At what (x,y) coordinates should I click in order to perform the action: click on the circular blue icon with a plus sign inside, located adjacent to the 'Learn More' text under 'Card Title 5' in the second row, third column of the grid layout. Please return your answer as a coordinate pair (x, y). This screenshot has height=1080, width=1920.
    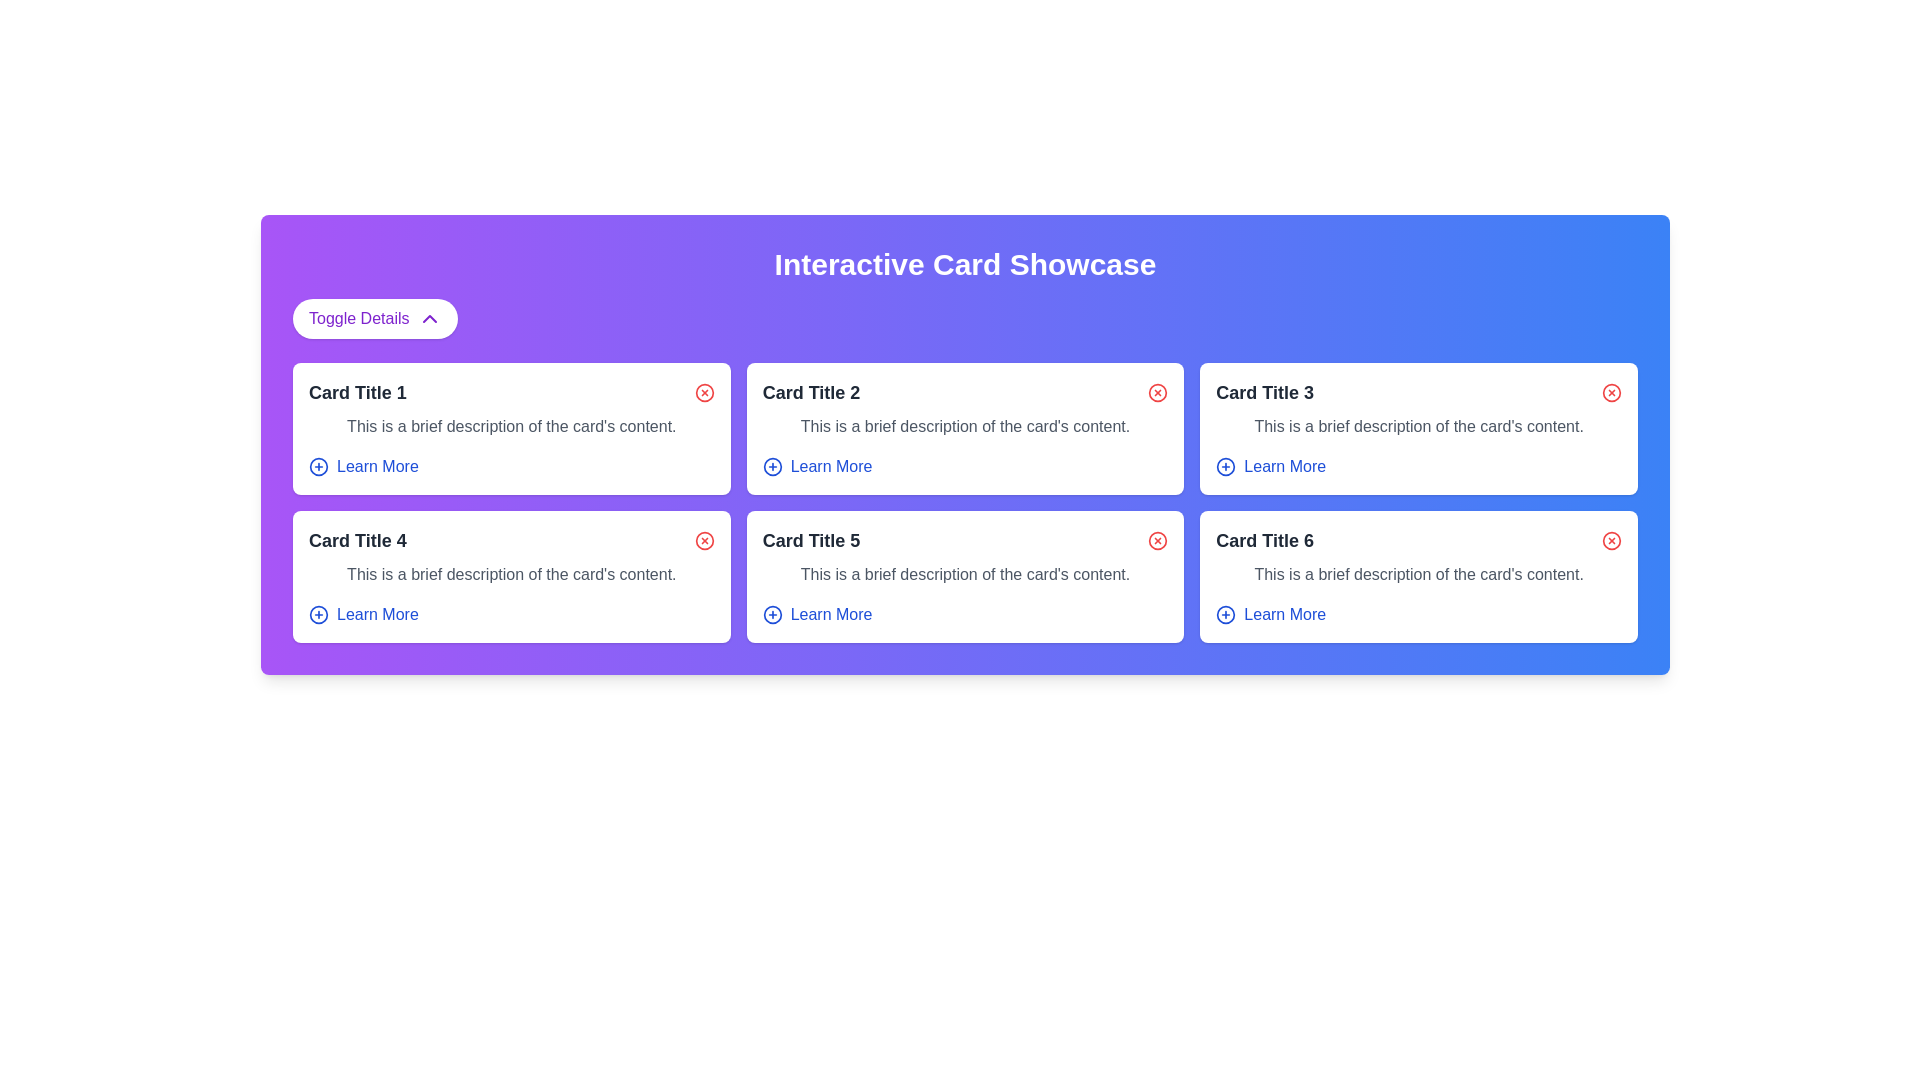
    Looking at the image, I should click on (771, 613).